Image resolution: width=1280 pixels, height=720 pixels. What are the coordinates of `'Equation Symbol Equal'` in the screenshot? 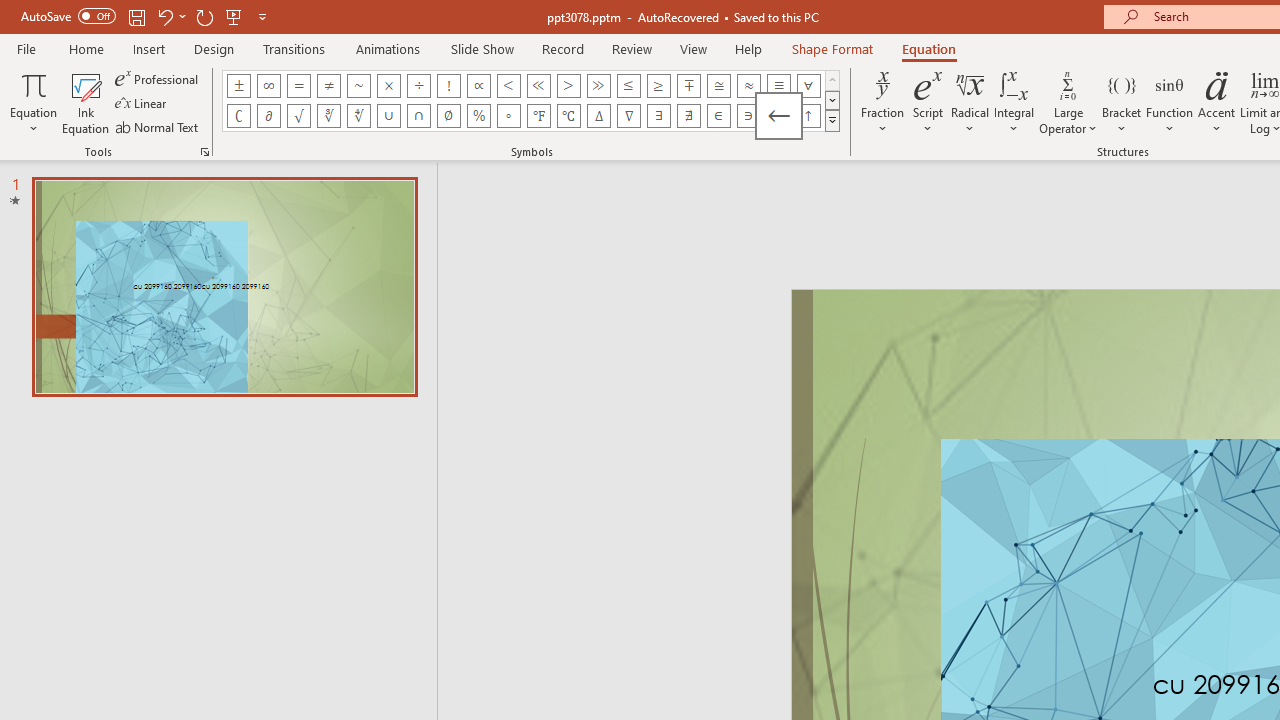 It's located at (297, 85).